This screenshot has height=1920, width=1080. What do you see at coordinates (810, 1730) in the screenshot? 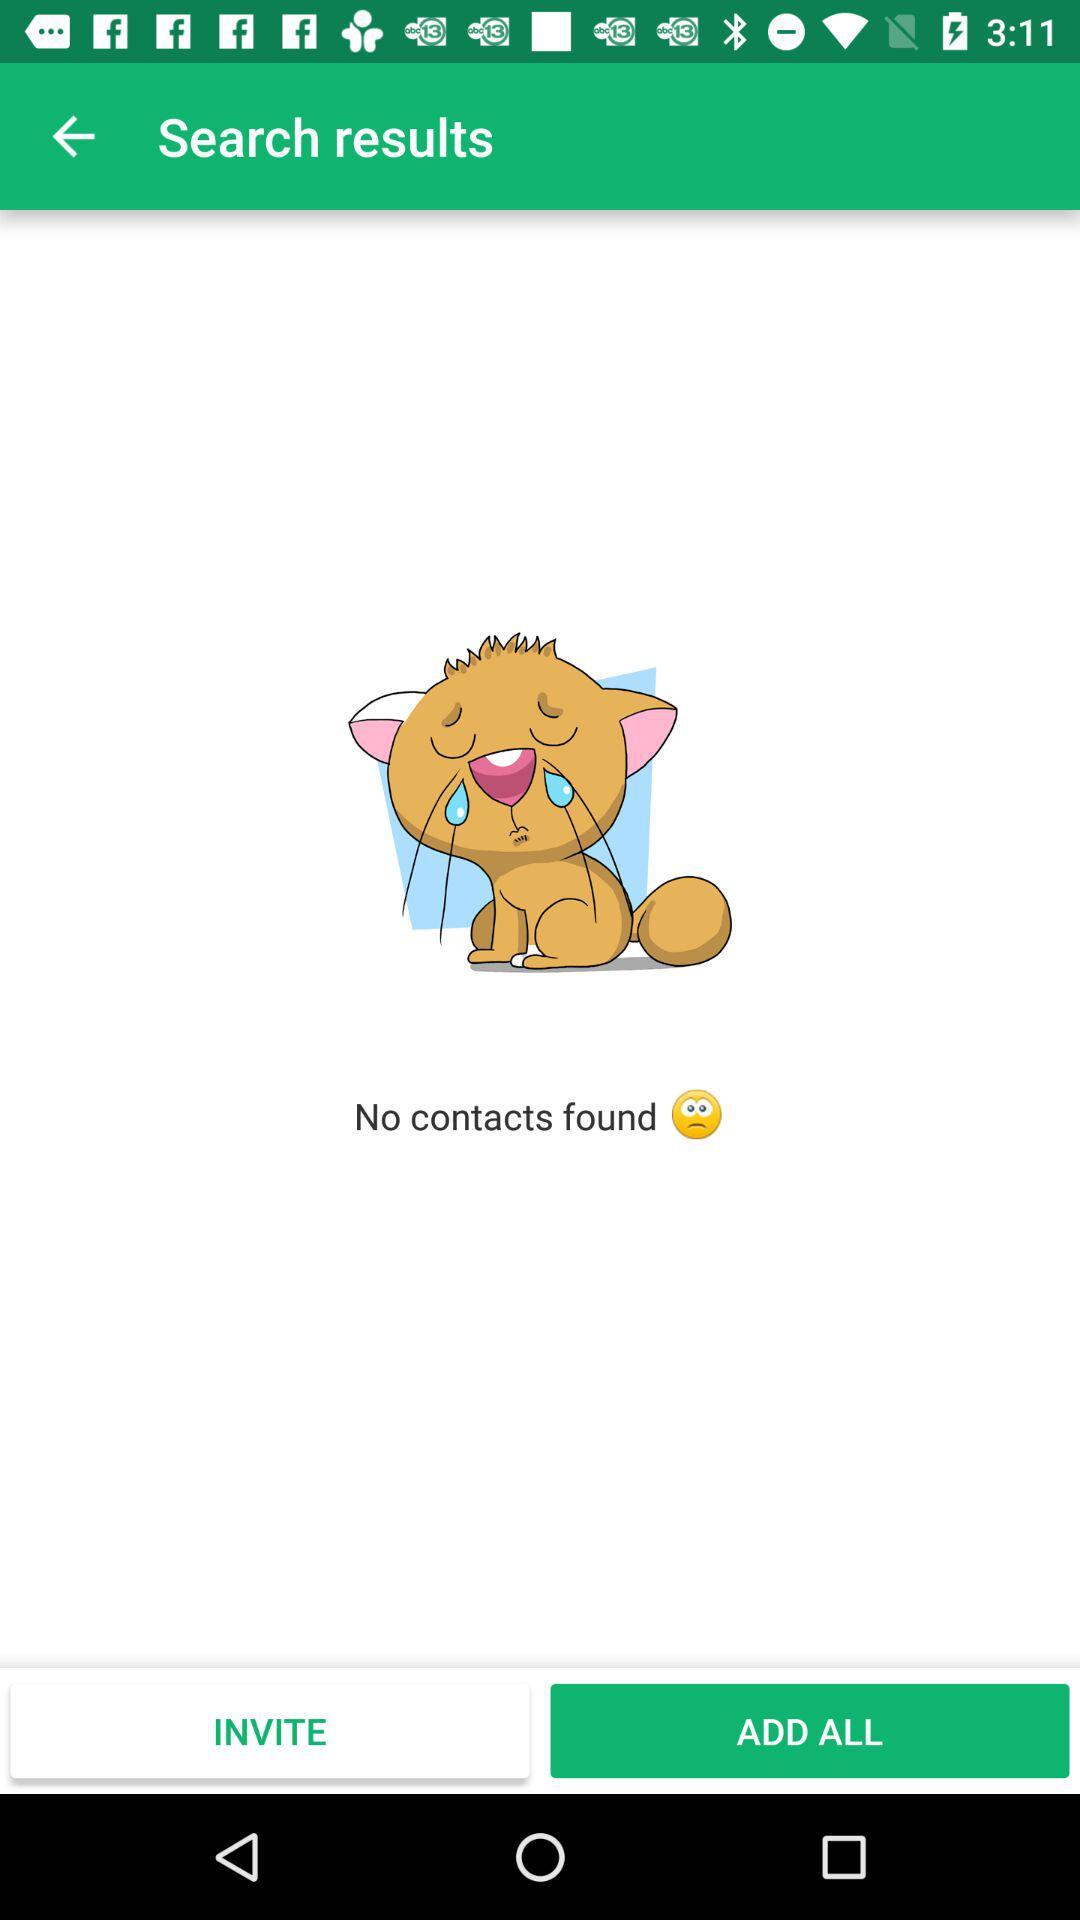
I see `the icon next to the invite icon` at bounding box center [810, 1730].